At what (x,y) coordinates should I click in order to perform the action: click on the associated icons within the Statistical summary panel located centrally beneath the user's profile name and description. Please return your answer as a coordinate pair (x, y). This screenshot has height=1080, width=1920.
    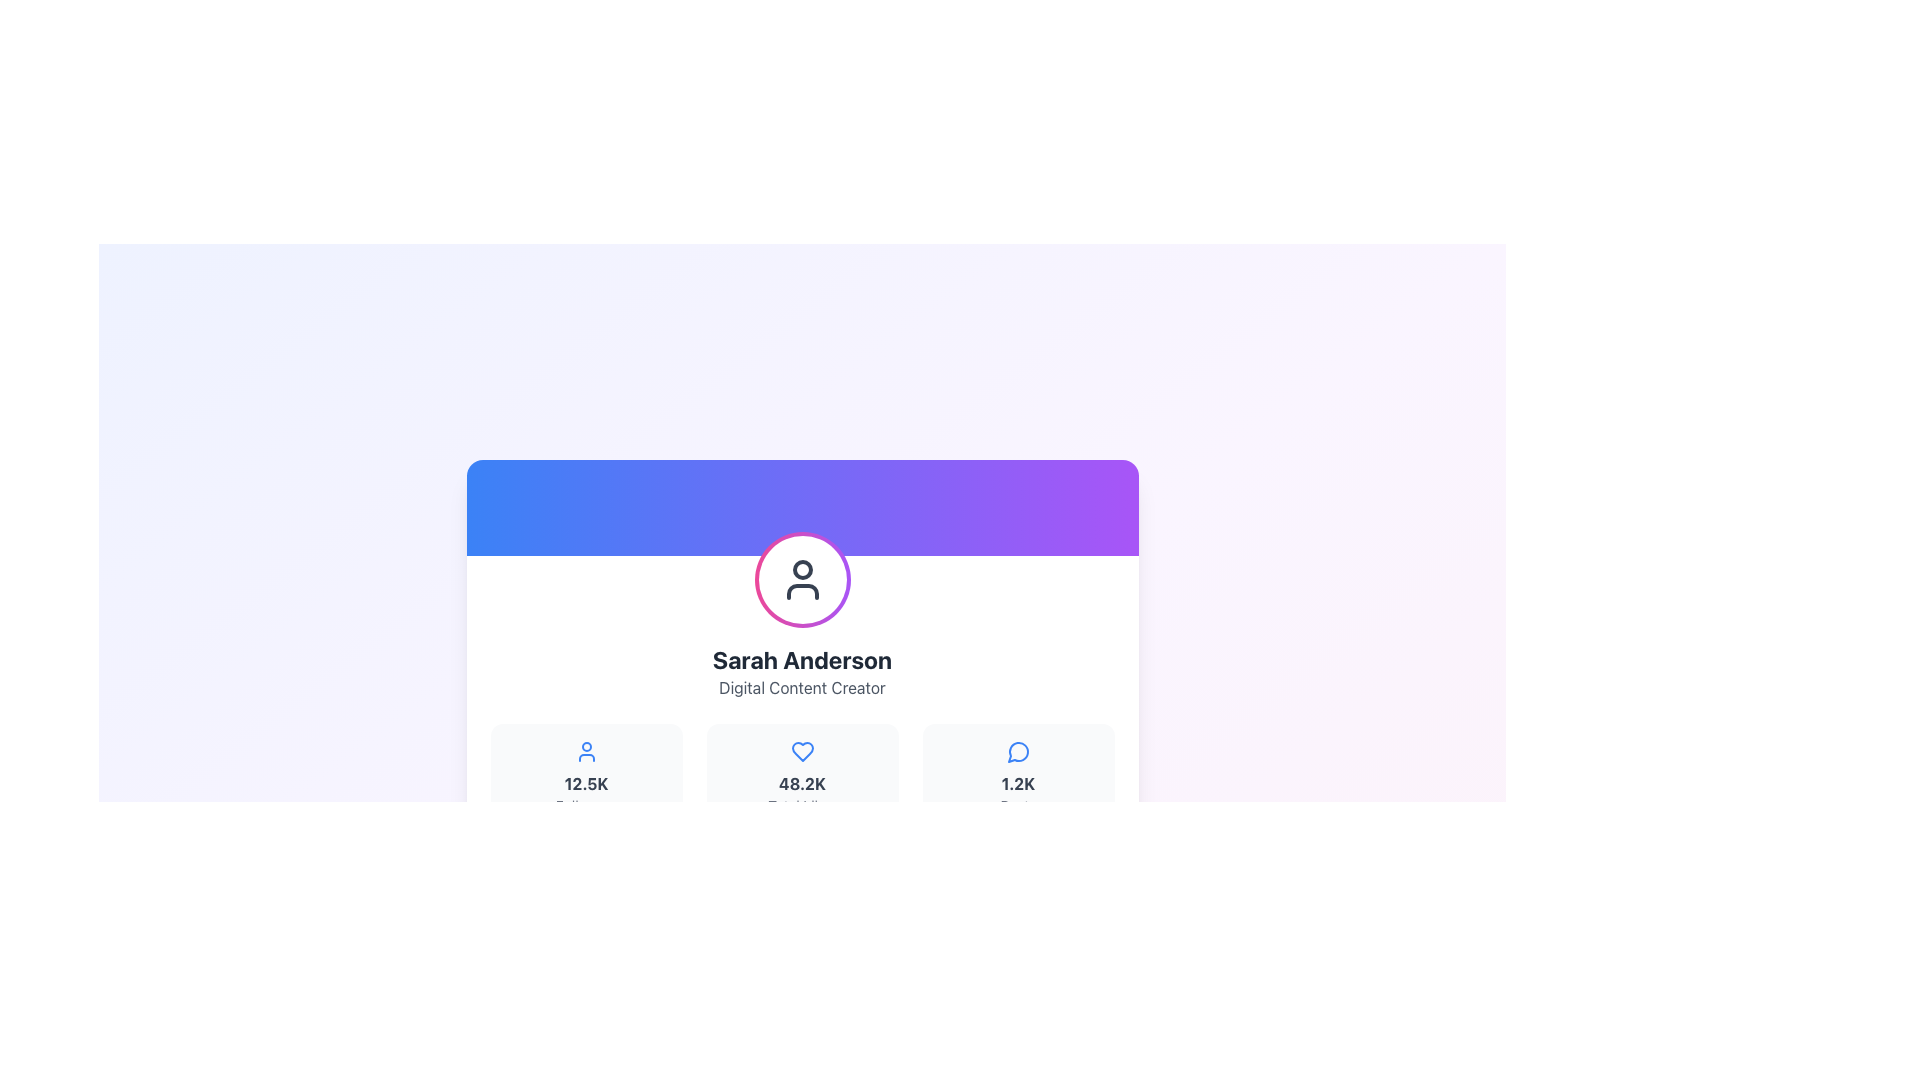
    Looking at the image, I should click on (802, 777).